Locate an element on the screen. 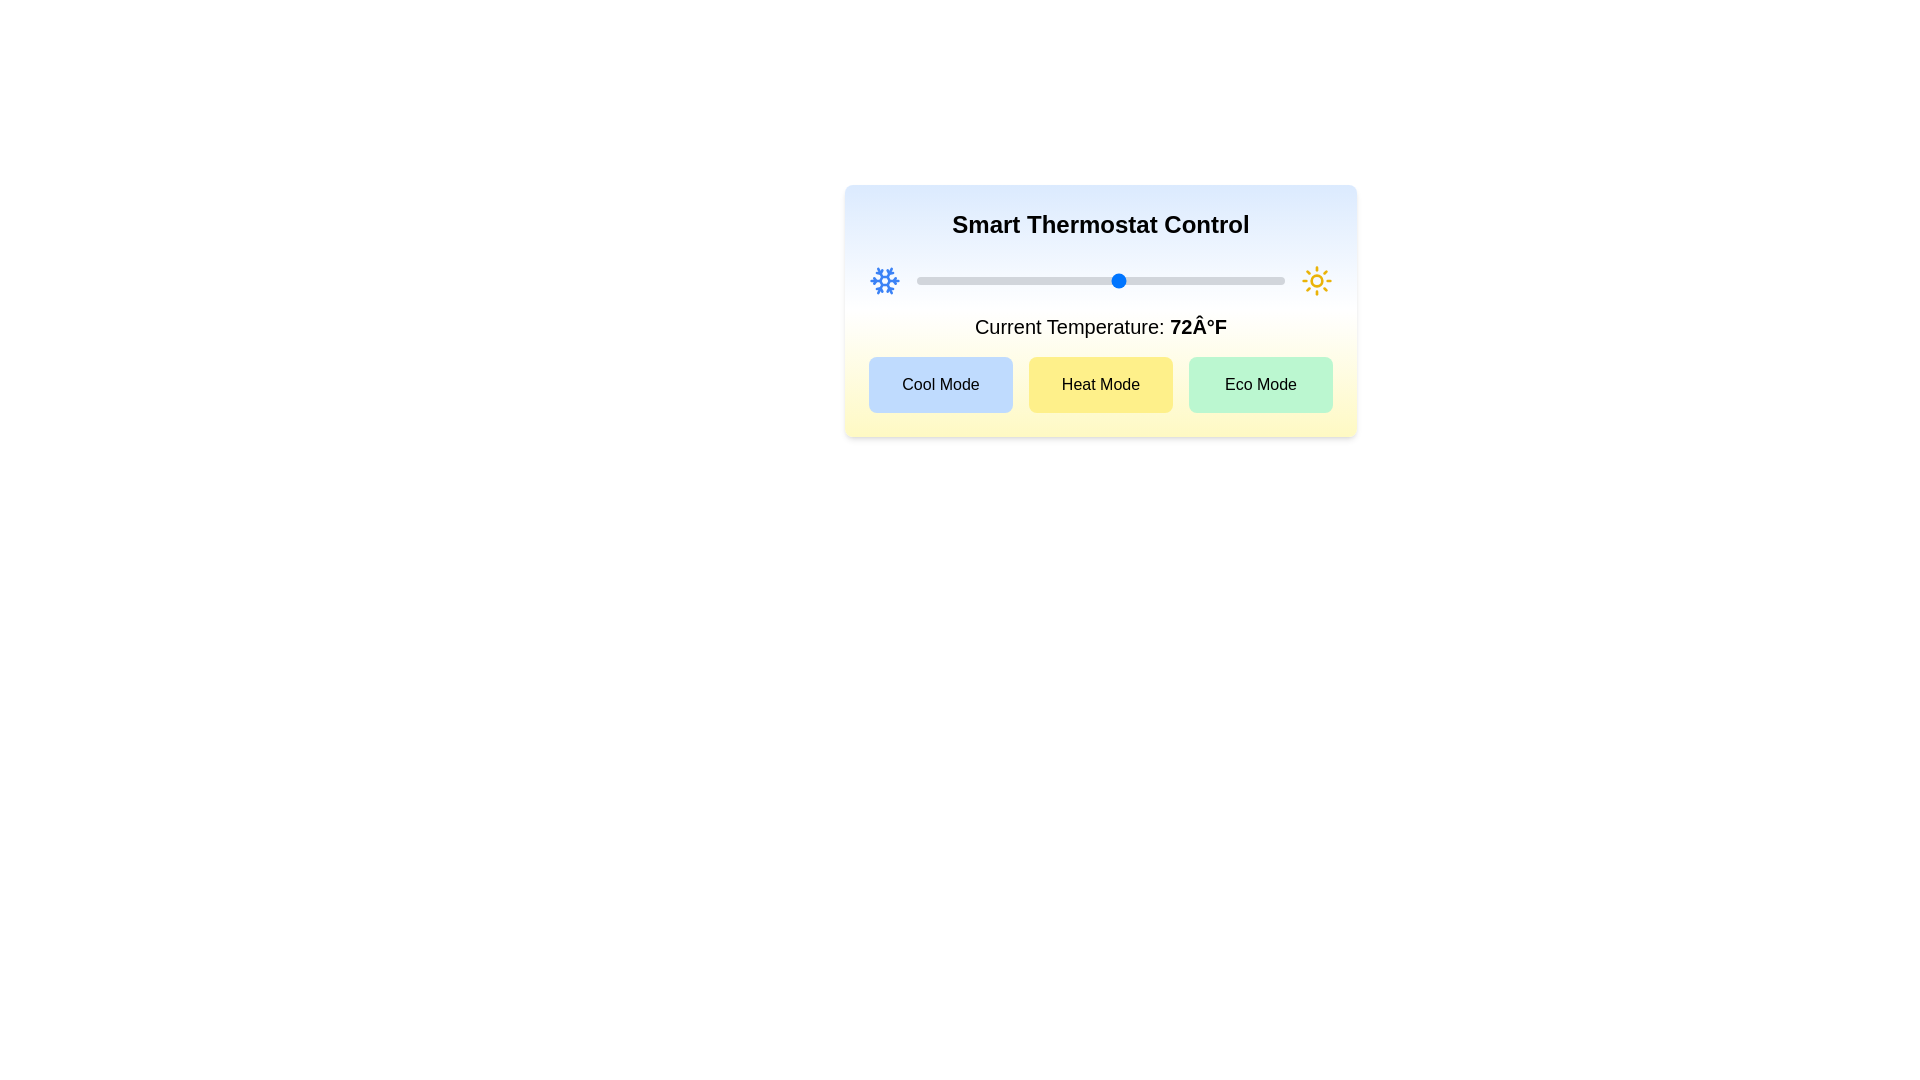 This screenshot has height=1080, width=1920. the temperature slider to set the temperature to 59°F is located at coordinates (999, 281).